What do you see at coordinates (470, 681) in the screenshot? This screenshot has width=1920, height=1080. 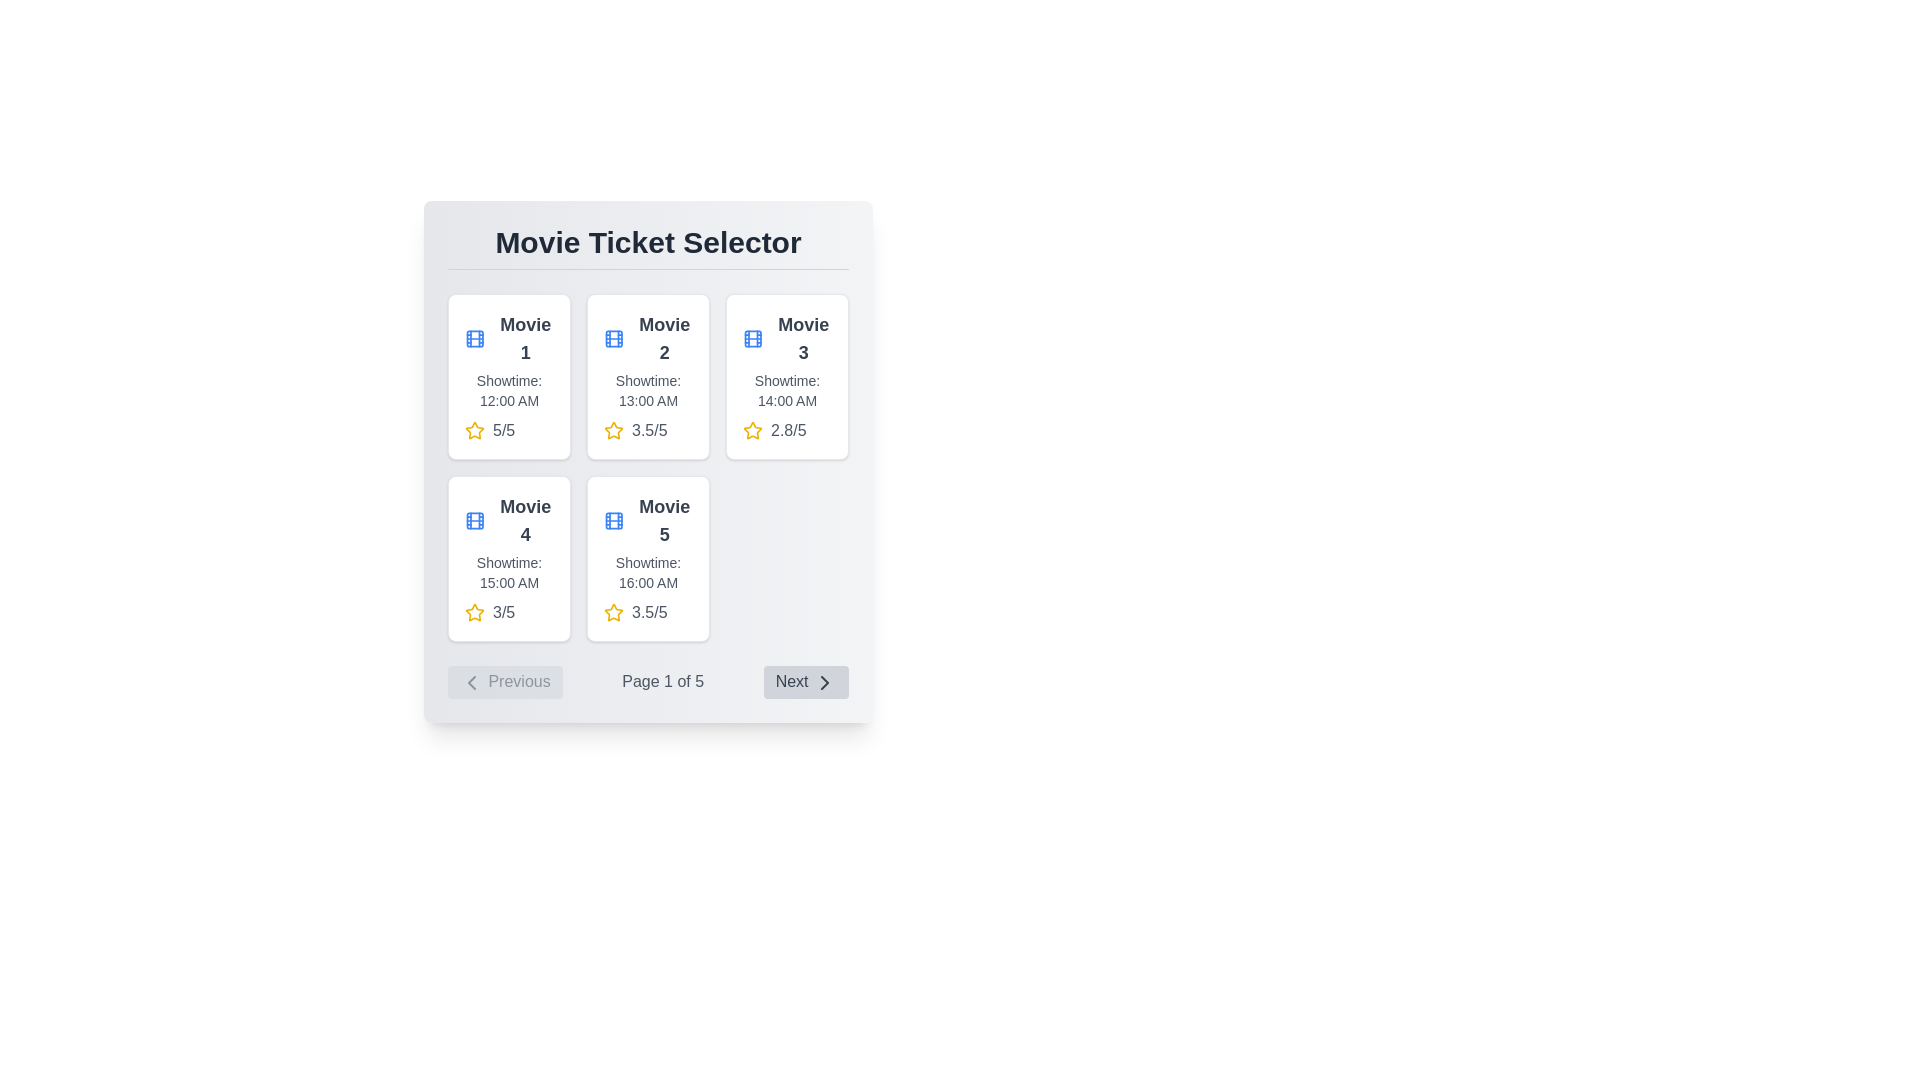 I see `the leftward-pointing chevron icon within the 'Previous' button for accessibility actions` at bounding box center [470, 681].